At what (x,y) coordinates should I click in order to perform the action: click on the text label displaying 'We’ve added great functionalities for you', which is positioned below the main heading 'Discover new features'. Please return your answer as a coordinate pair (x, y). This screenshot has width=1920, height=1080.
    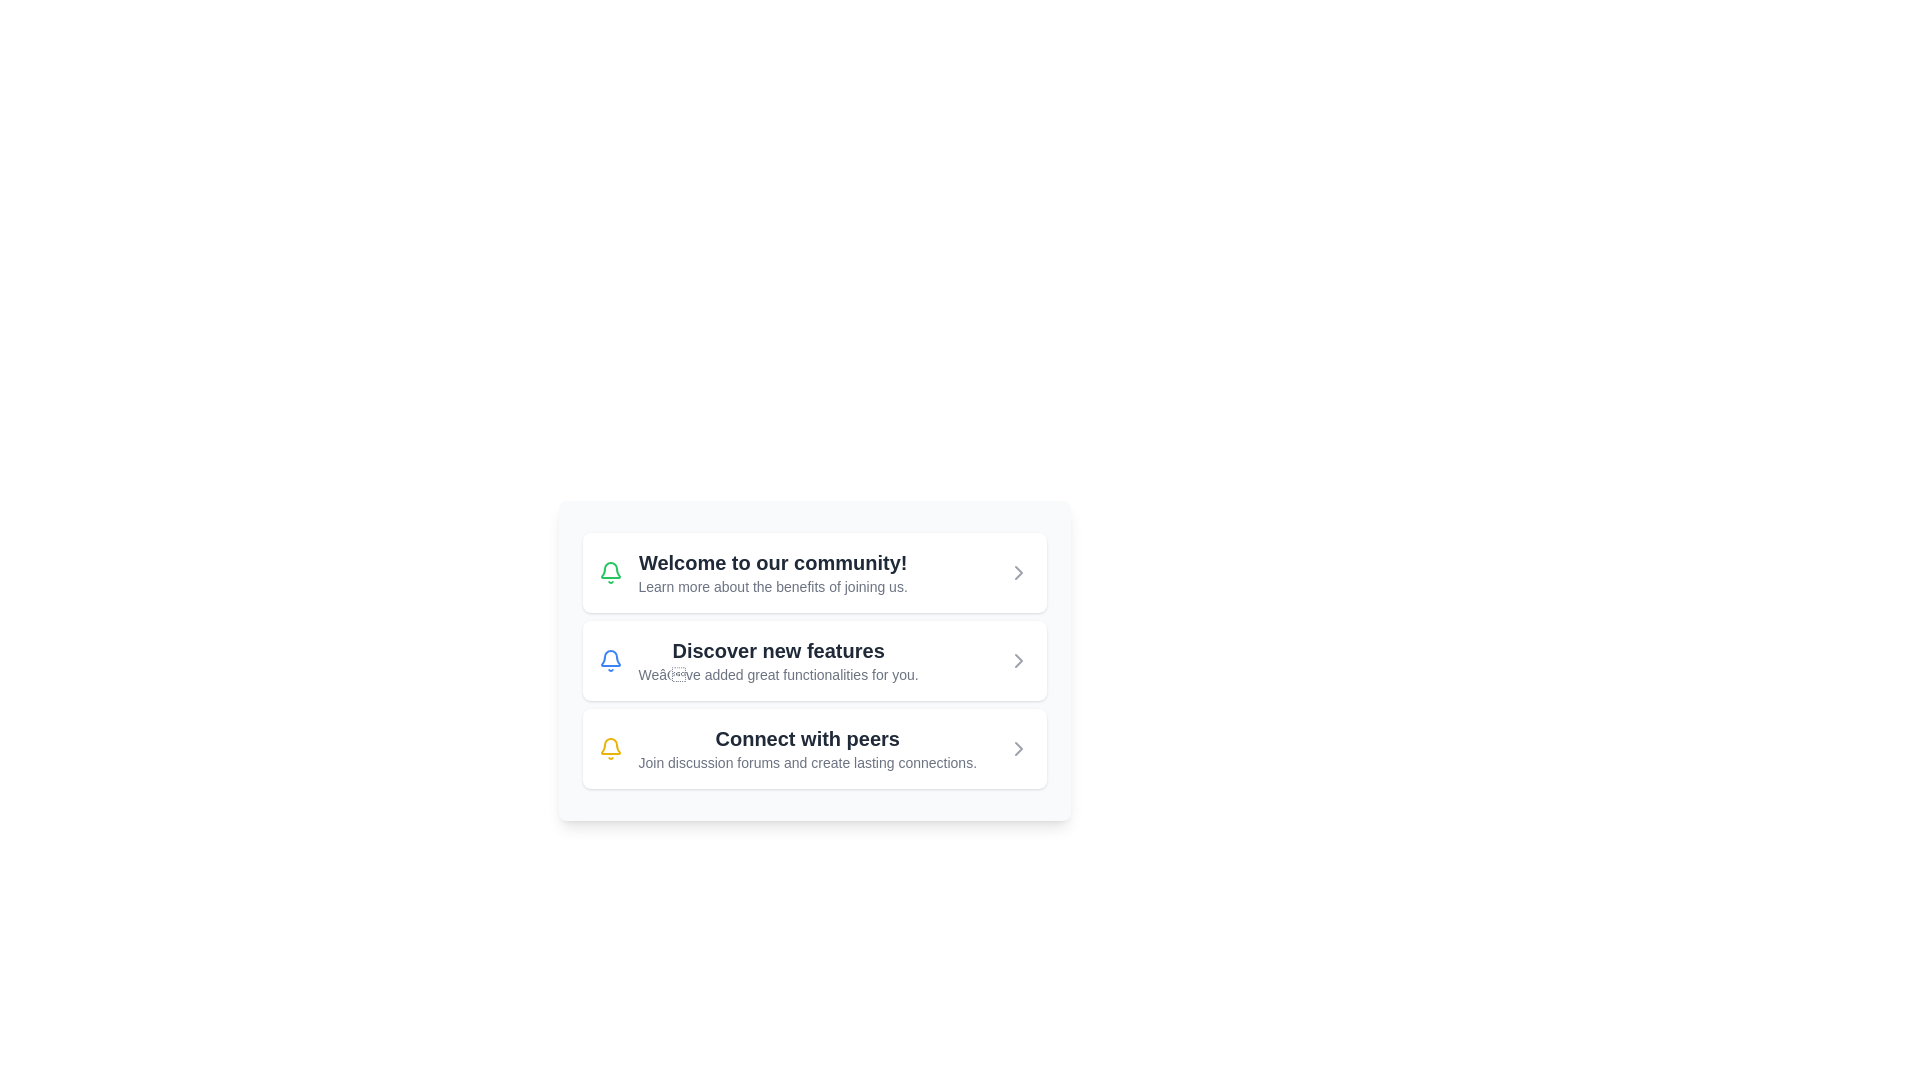
    Looking at the image, I should click on (777, 675).